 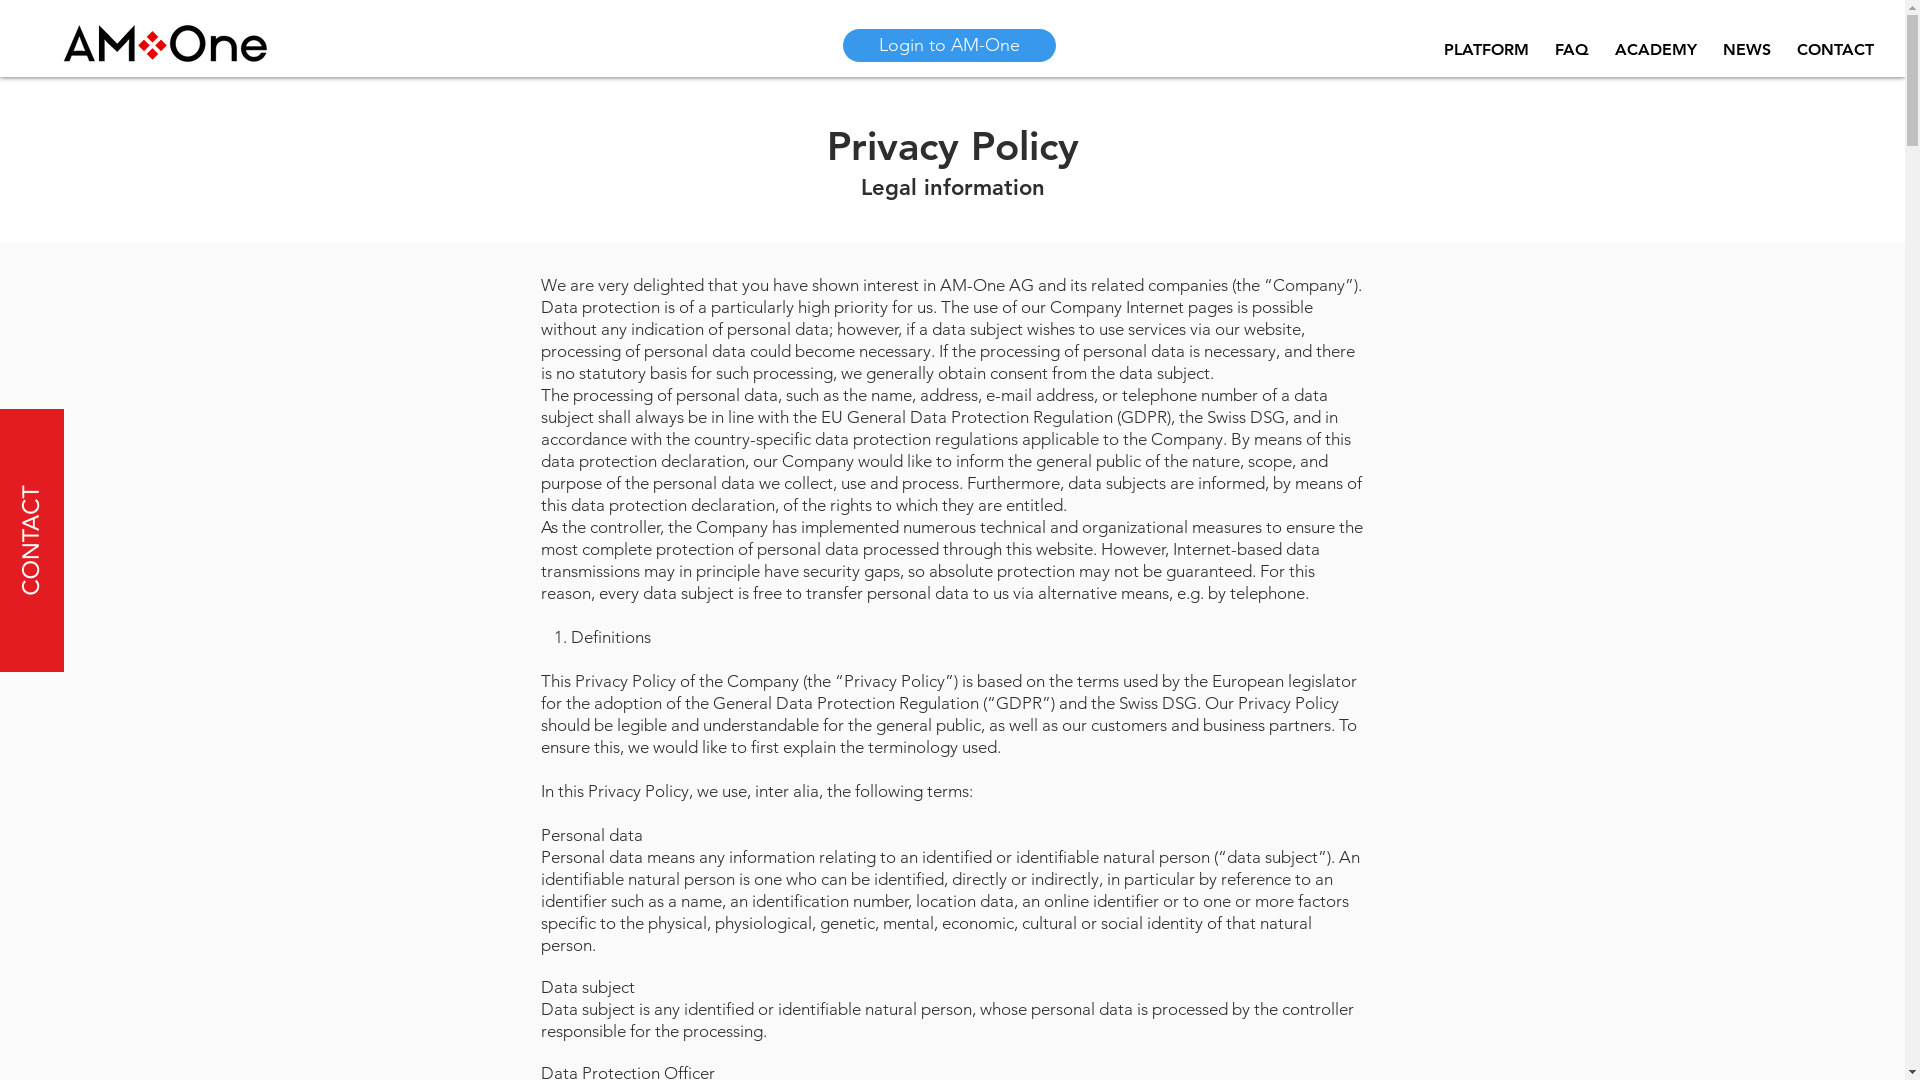 I want to click on 'Login to AM-One', so click(x=947, y=45).